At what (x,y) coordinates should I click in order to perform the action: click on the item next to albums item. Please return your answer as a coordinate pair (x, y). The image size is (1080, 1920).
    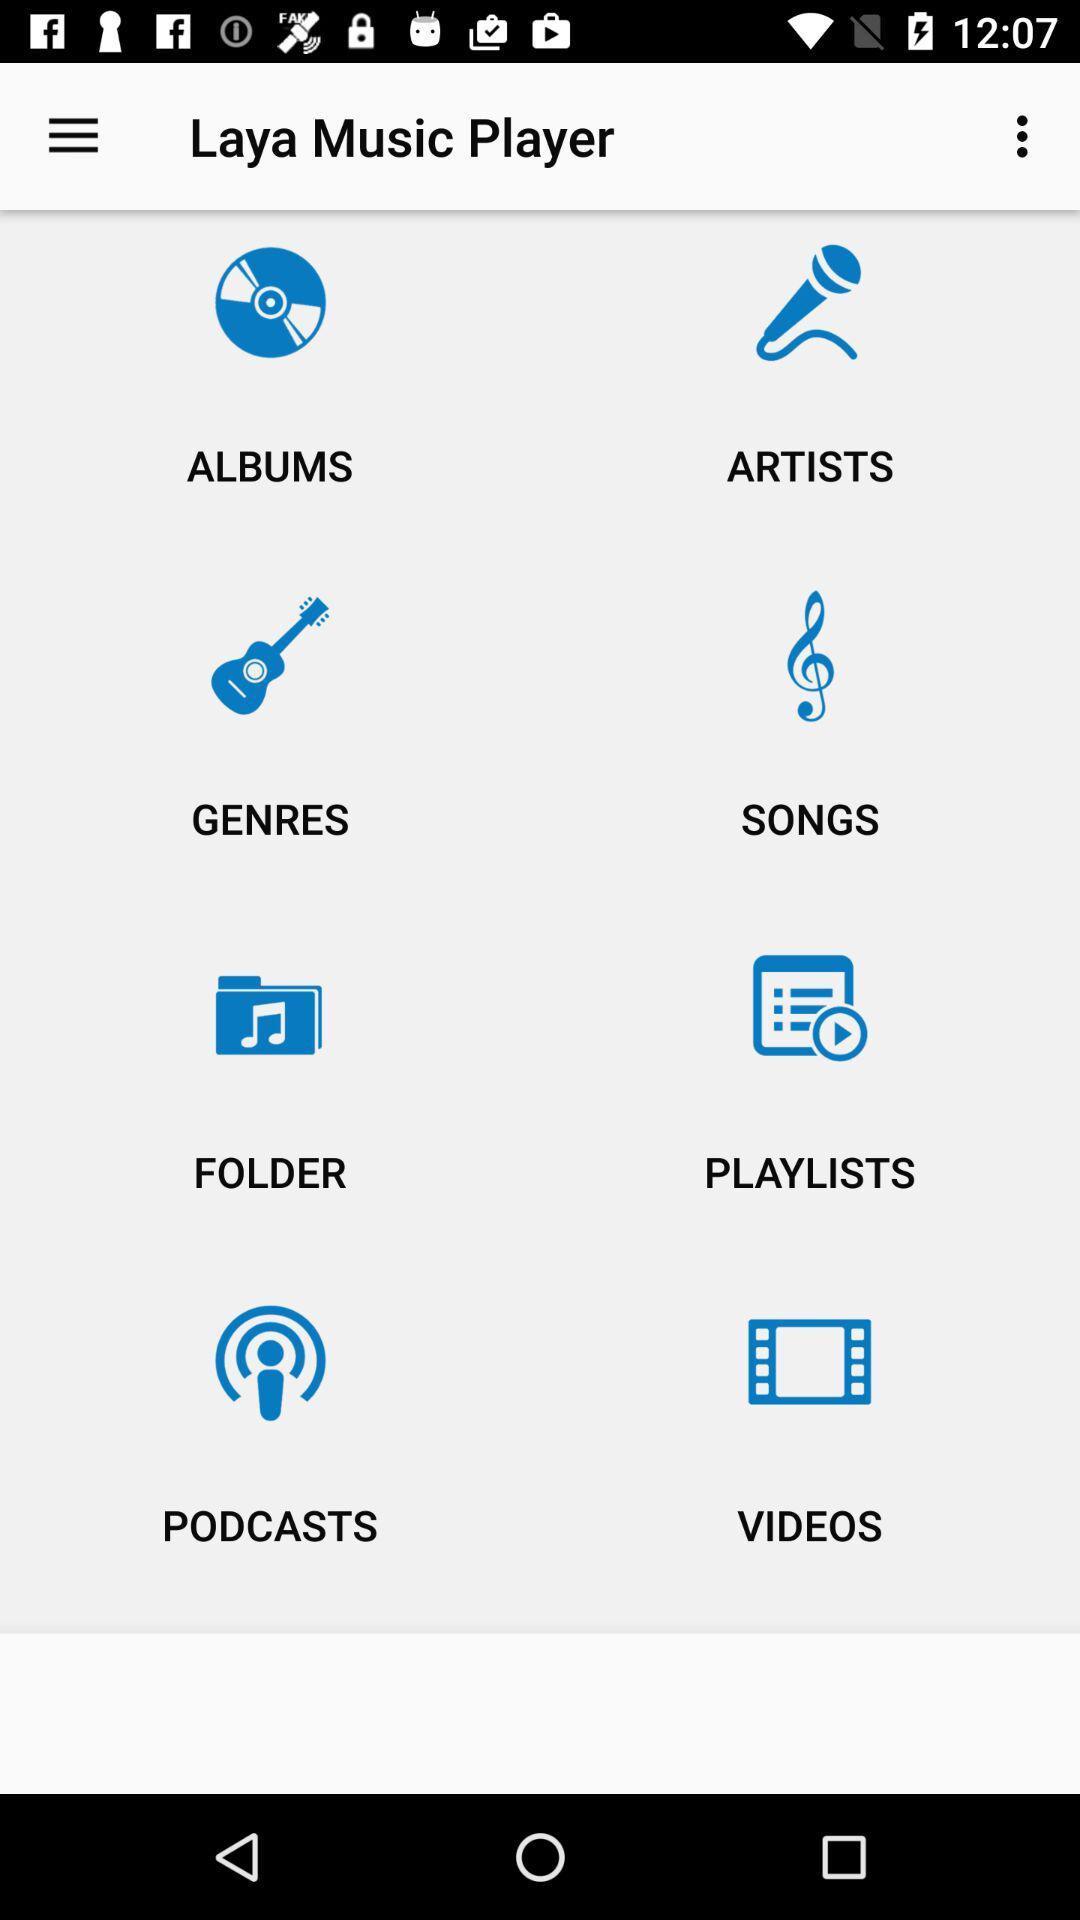
    Looking at the image, I should click on (810, 744).